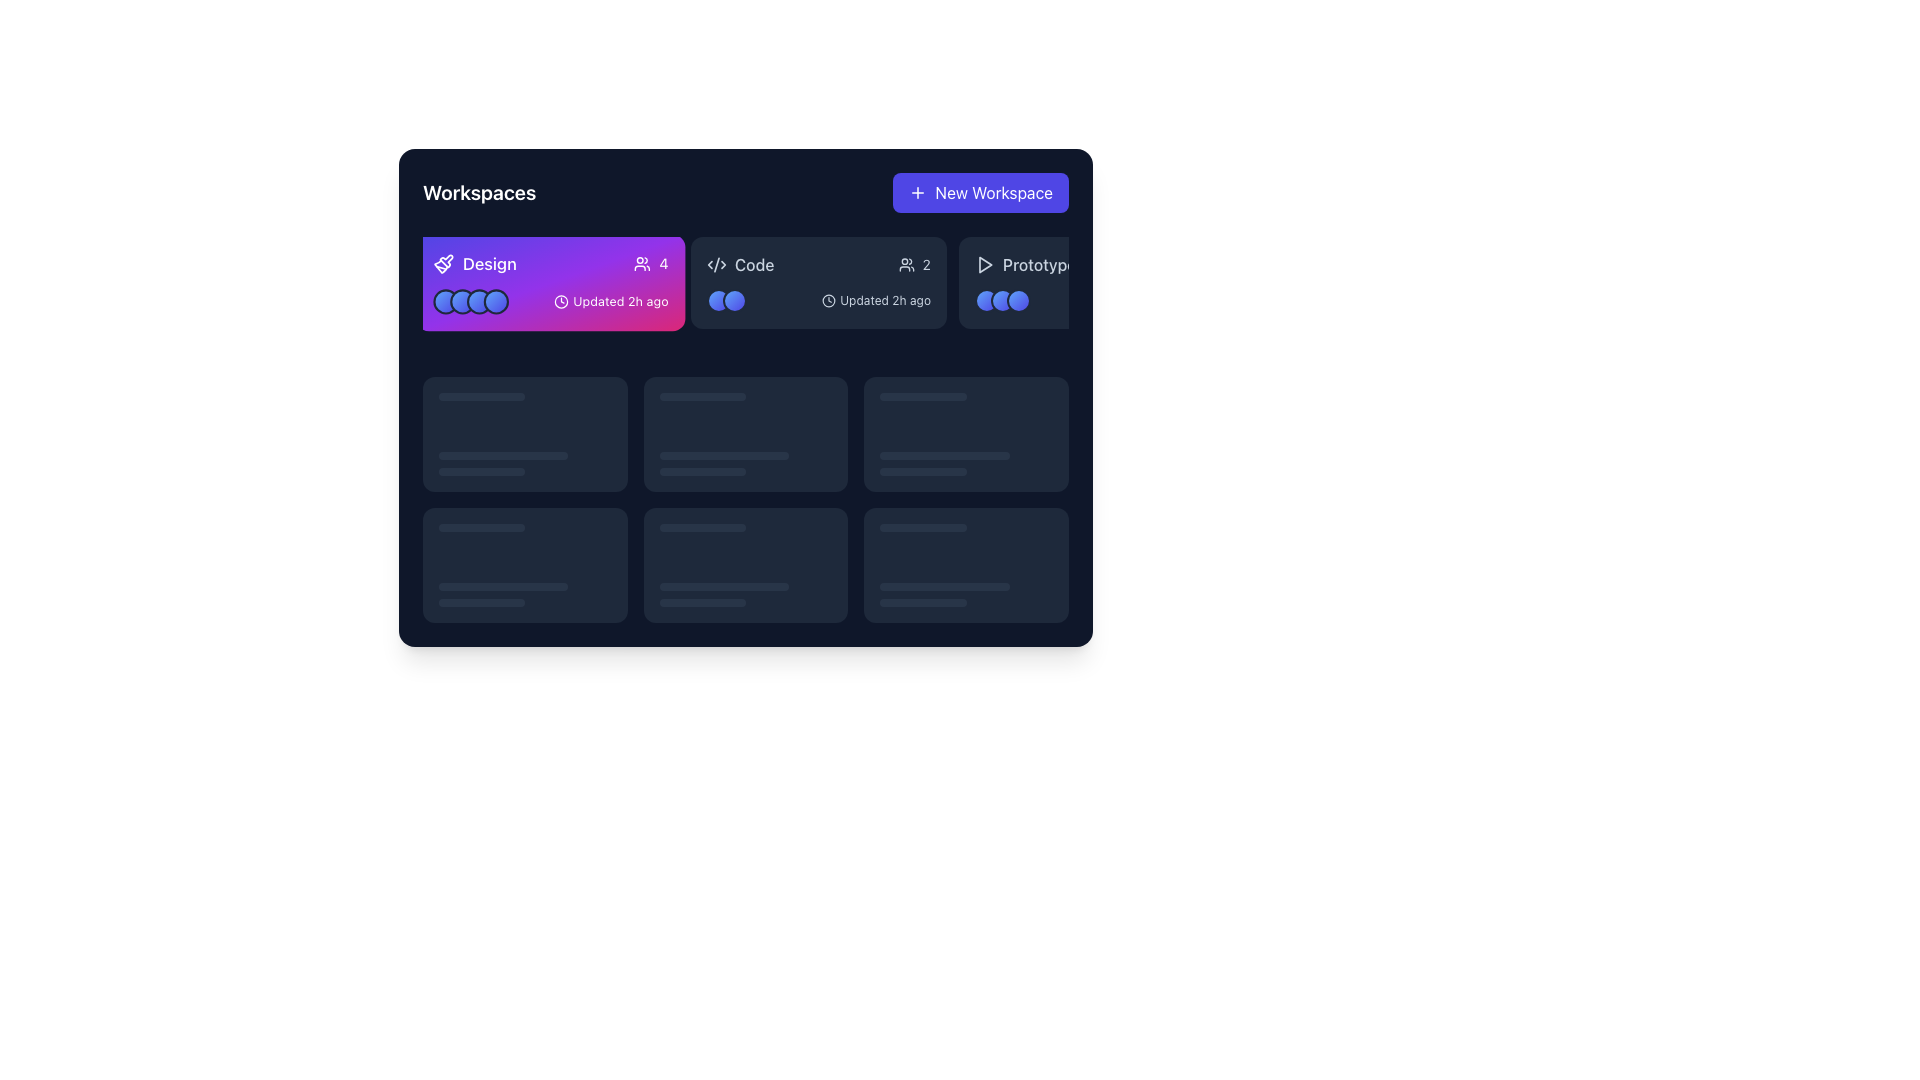  Describe the element at coordinates (489, 263) in the screenshot. I see `text label indicating the name or category of the workspace located to the right of the paintbrush-shaped icon in the purple panel titled 'Design' in the 'Workspaces' section` at that location.